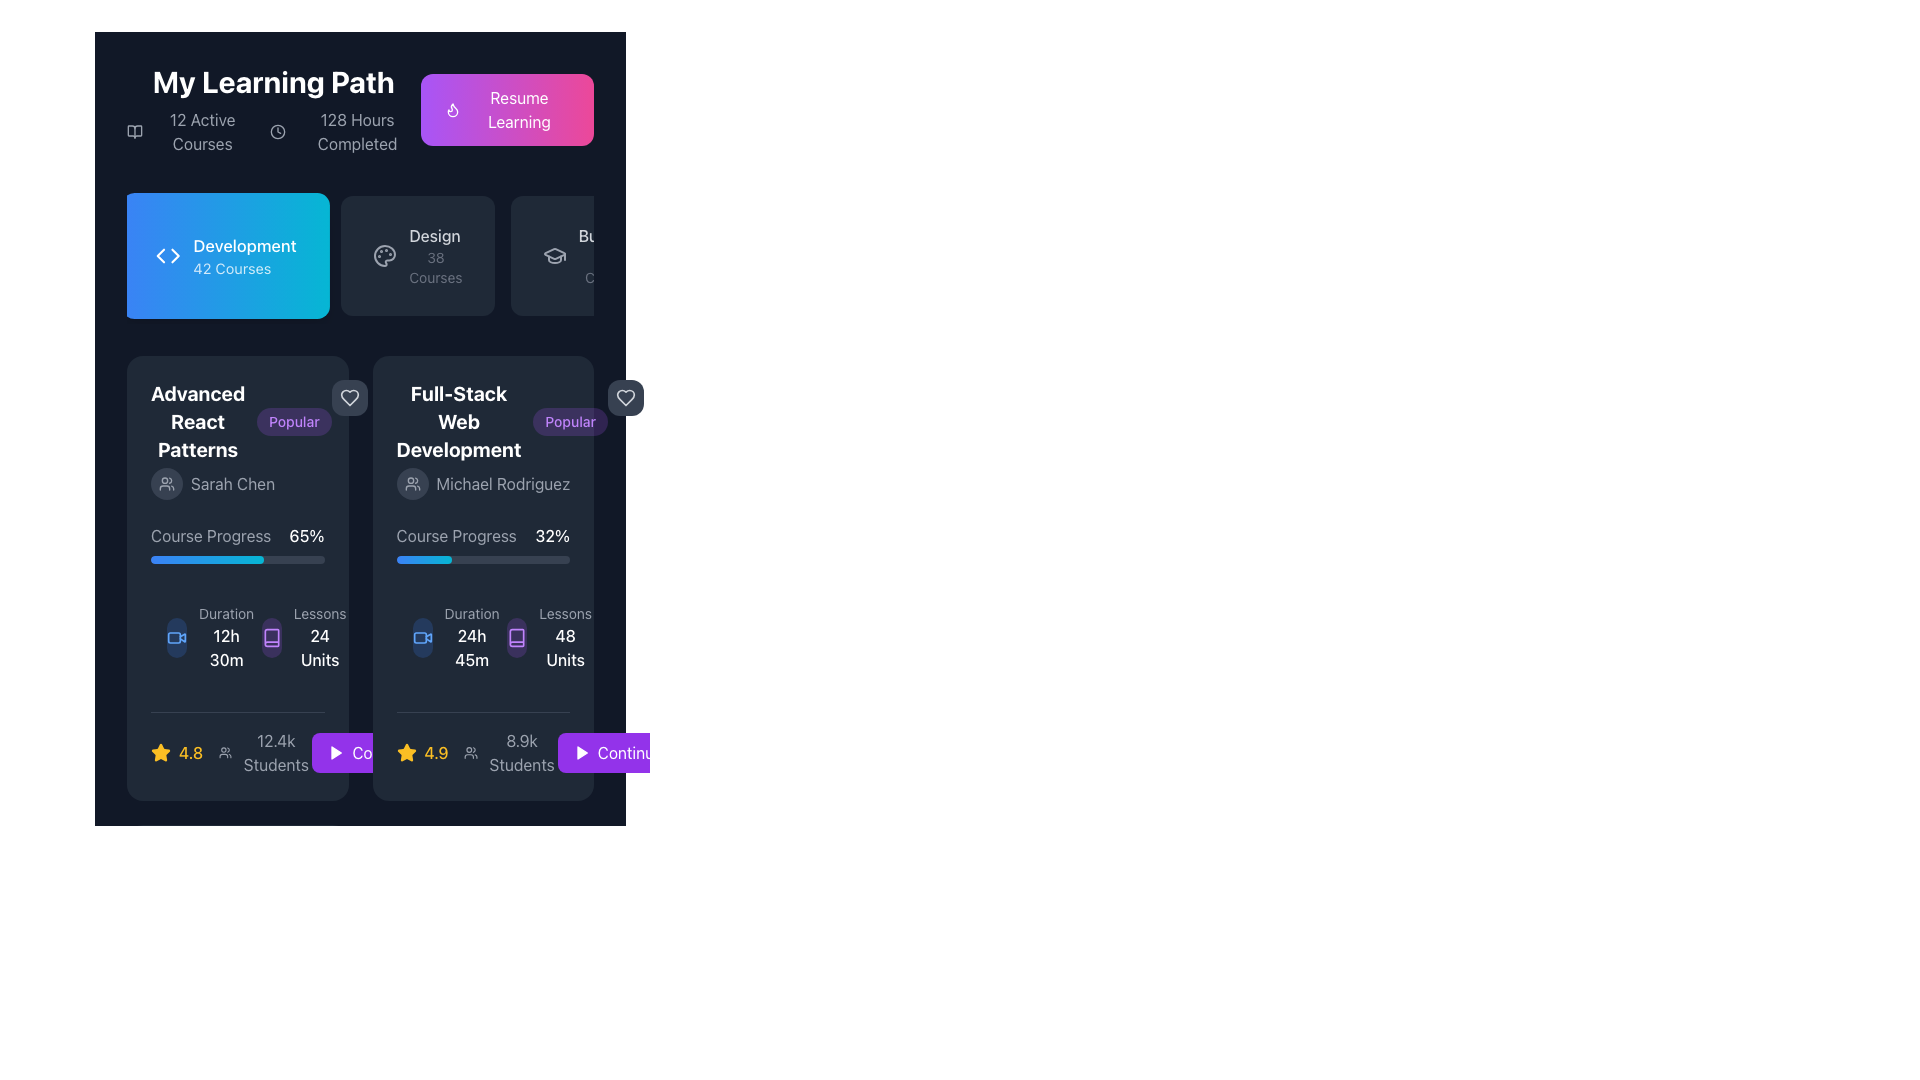 The width and height of the screenshot is (1920, 1080). Describe the element at coordinates (483, 535) in the screenshot. I see `the informational label displaying 'Course Progress 32%' located in the second card from the left, which appears below the card title and user name, and above the progress bar indicator` at that location.